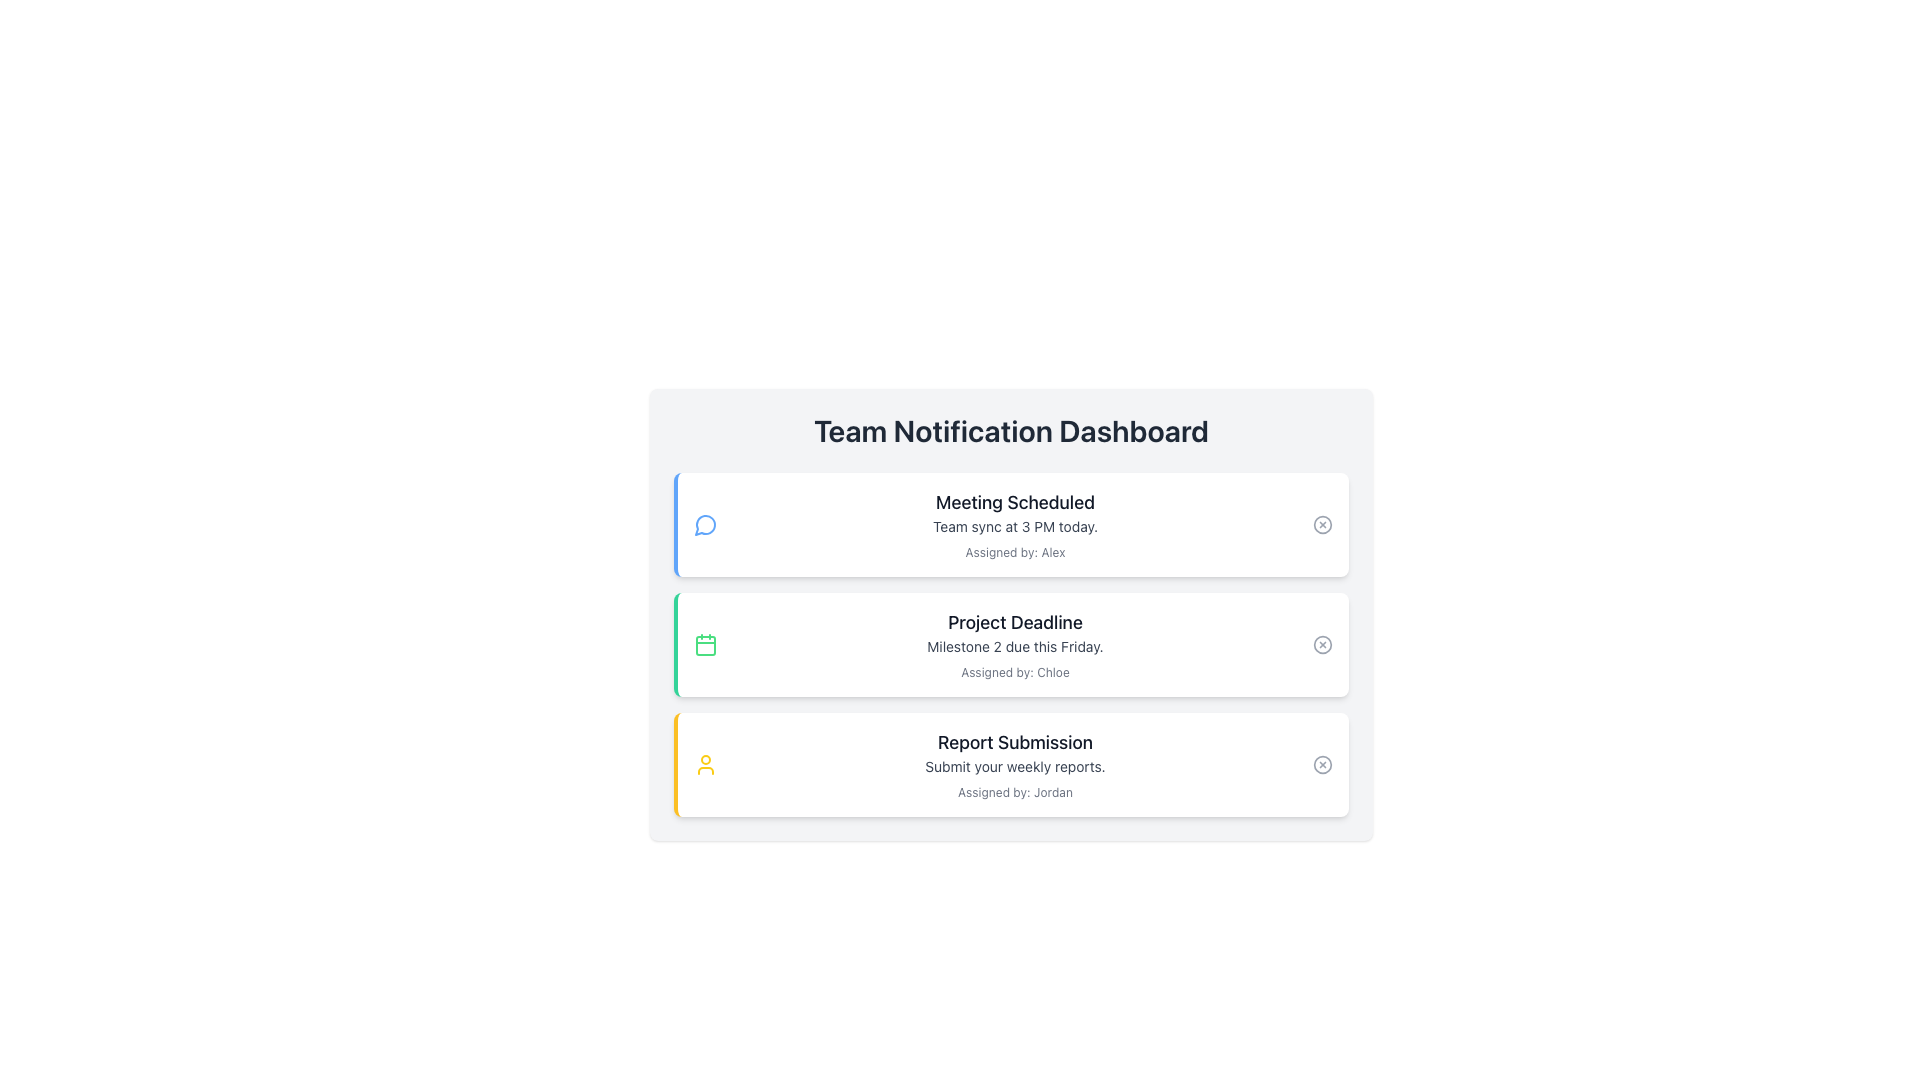 The height and width of the screenshot is (1080, 1920). What do you see at coordinates (1015, 764) in the screenshot?
I see `the Text information panel displaying 'Report Submission', which includes a title, subtitle, and note, positioned in the third row of the notification panel on the dashboard` at bounding box center [1015, 764].